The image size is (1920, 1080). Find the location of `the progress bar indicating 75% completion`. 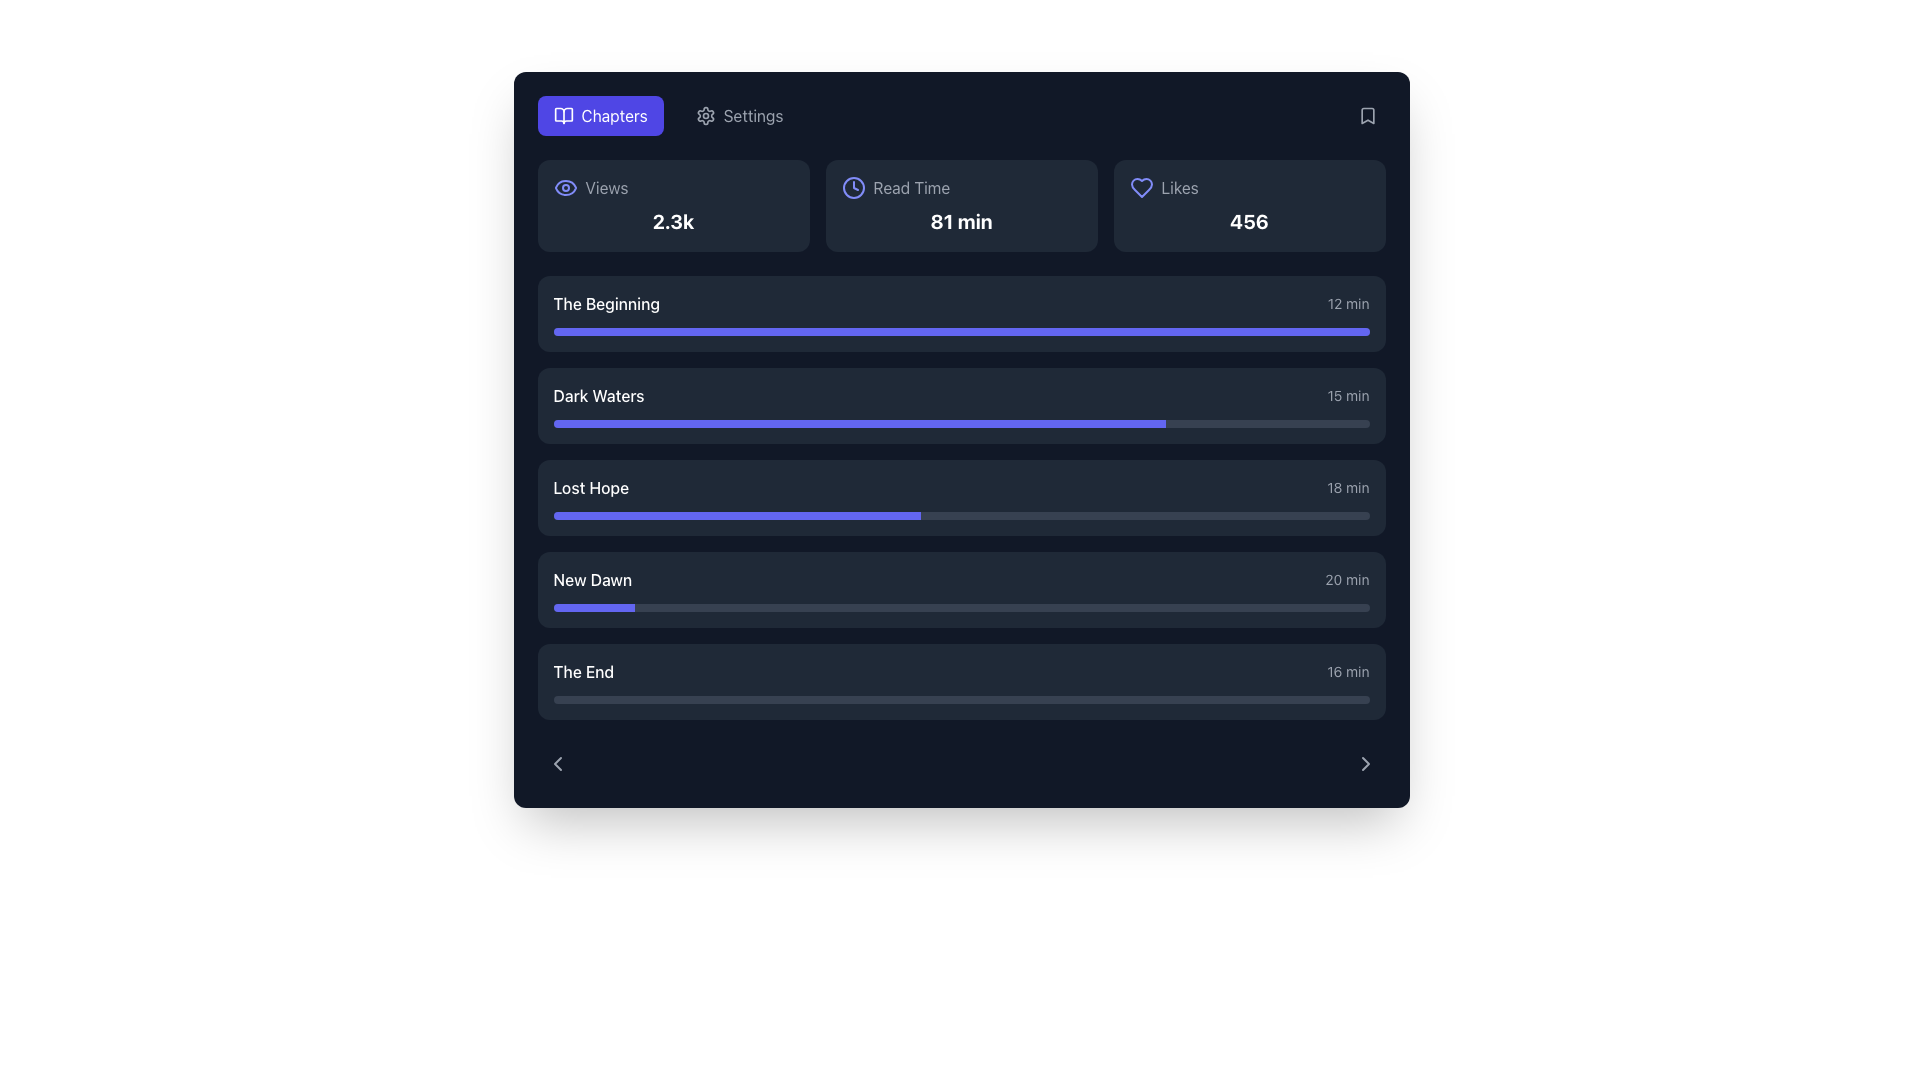

the progress bar indicating 75% completion is located at coordinates (961, 423).